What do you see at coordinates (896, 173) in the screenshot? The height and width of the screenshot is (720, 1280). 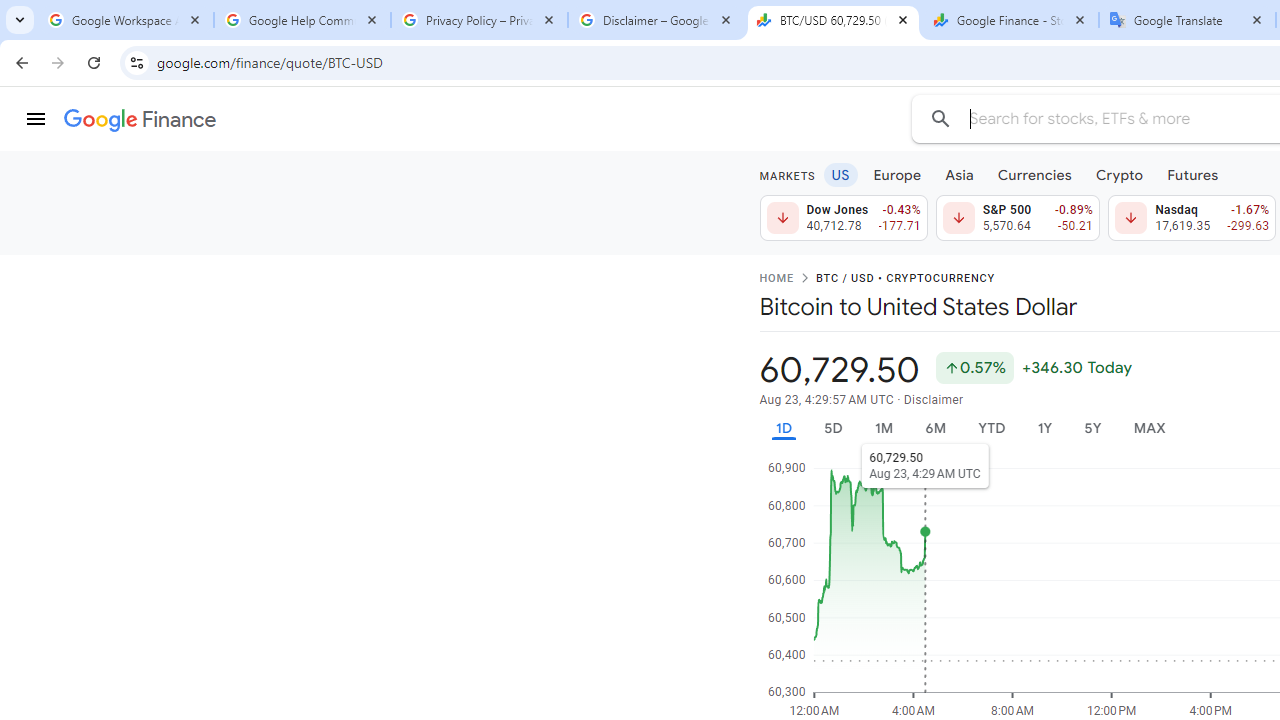 I see `'Europe'` at bounding box center [896, 173].